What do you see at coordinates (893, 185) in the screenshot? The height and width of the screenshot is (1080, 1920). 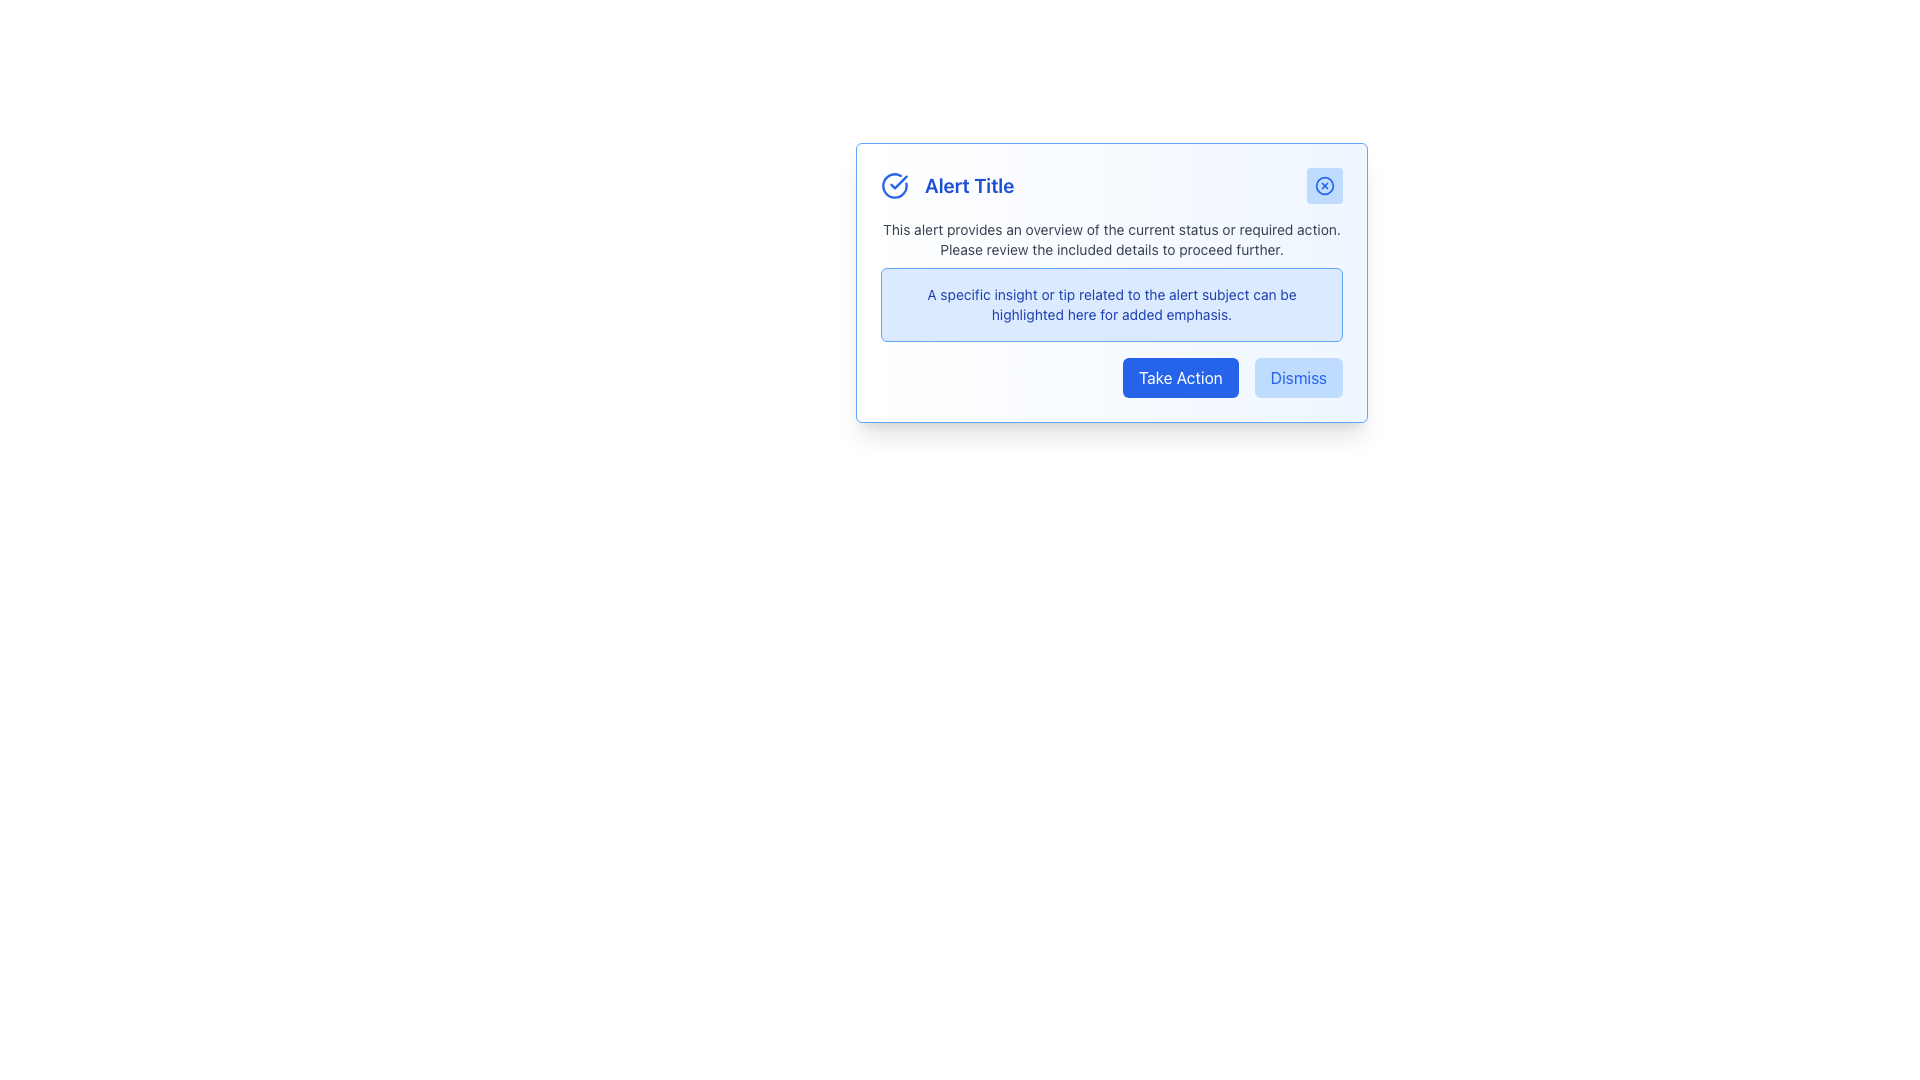 I see `the success icon located to the left of the 'Alert Title' text in the alert box's title section to associate its visual information with the alert context` at bounding box center [893, 185].